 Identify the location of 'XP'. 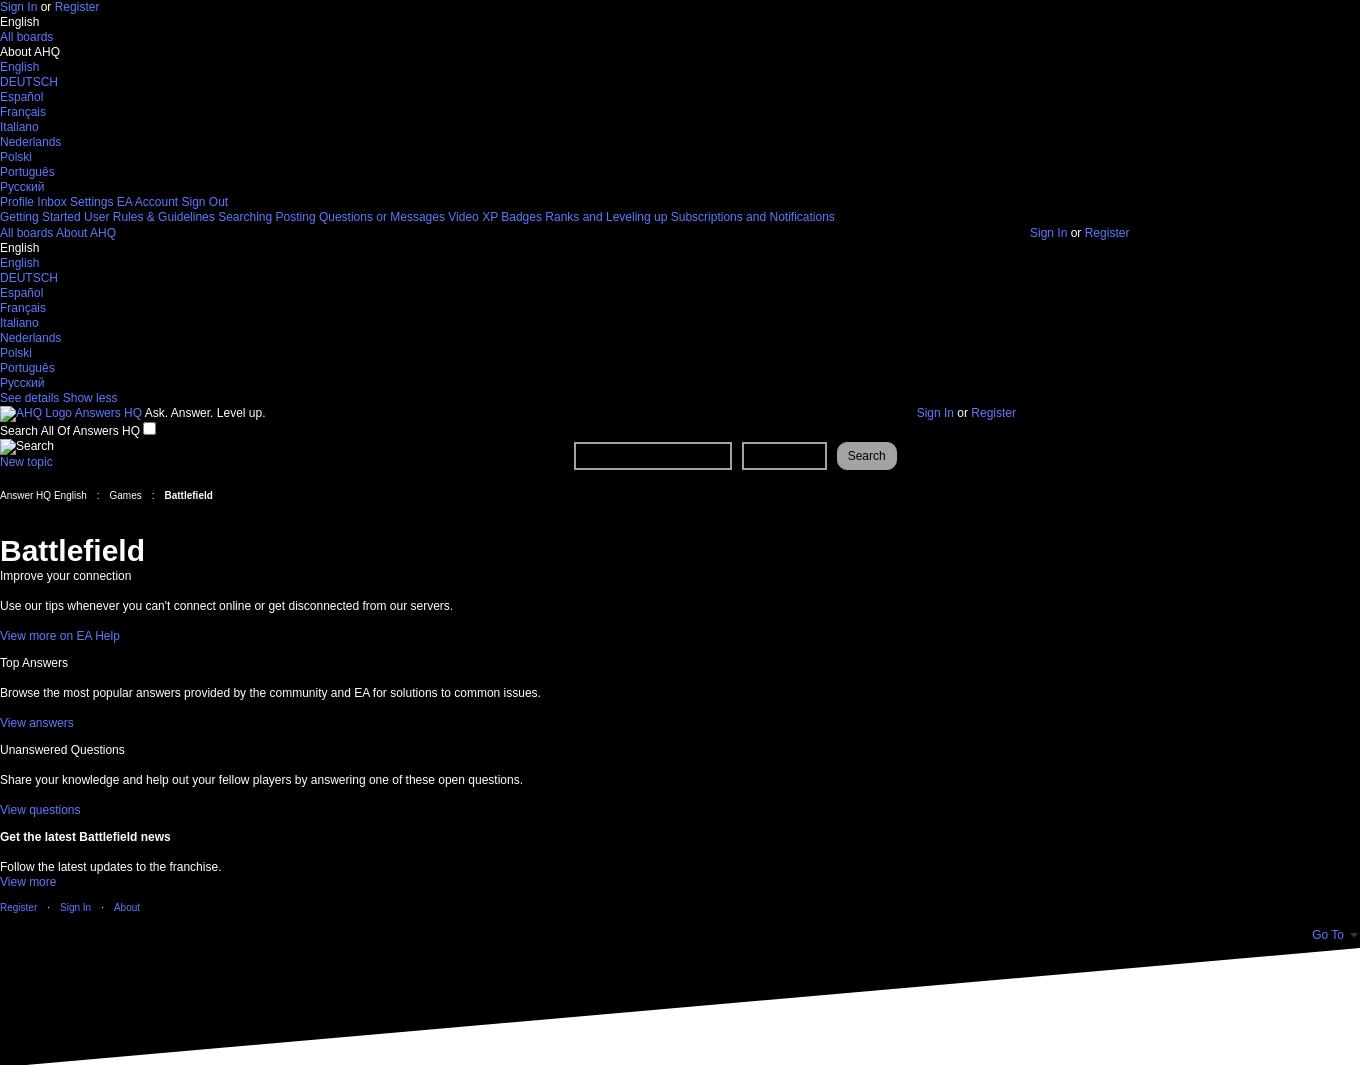
(489, 216).